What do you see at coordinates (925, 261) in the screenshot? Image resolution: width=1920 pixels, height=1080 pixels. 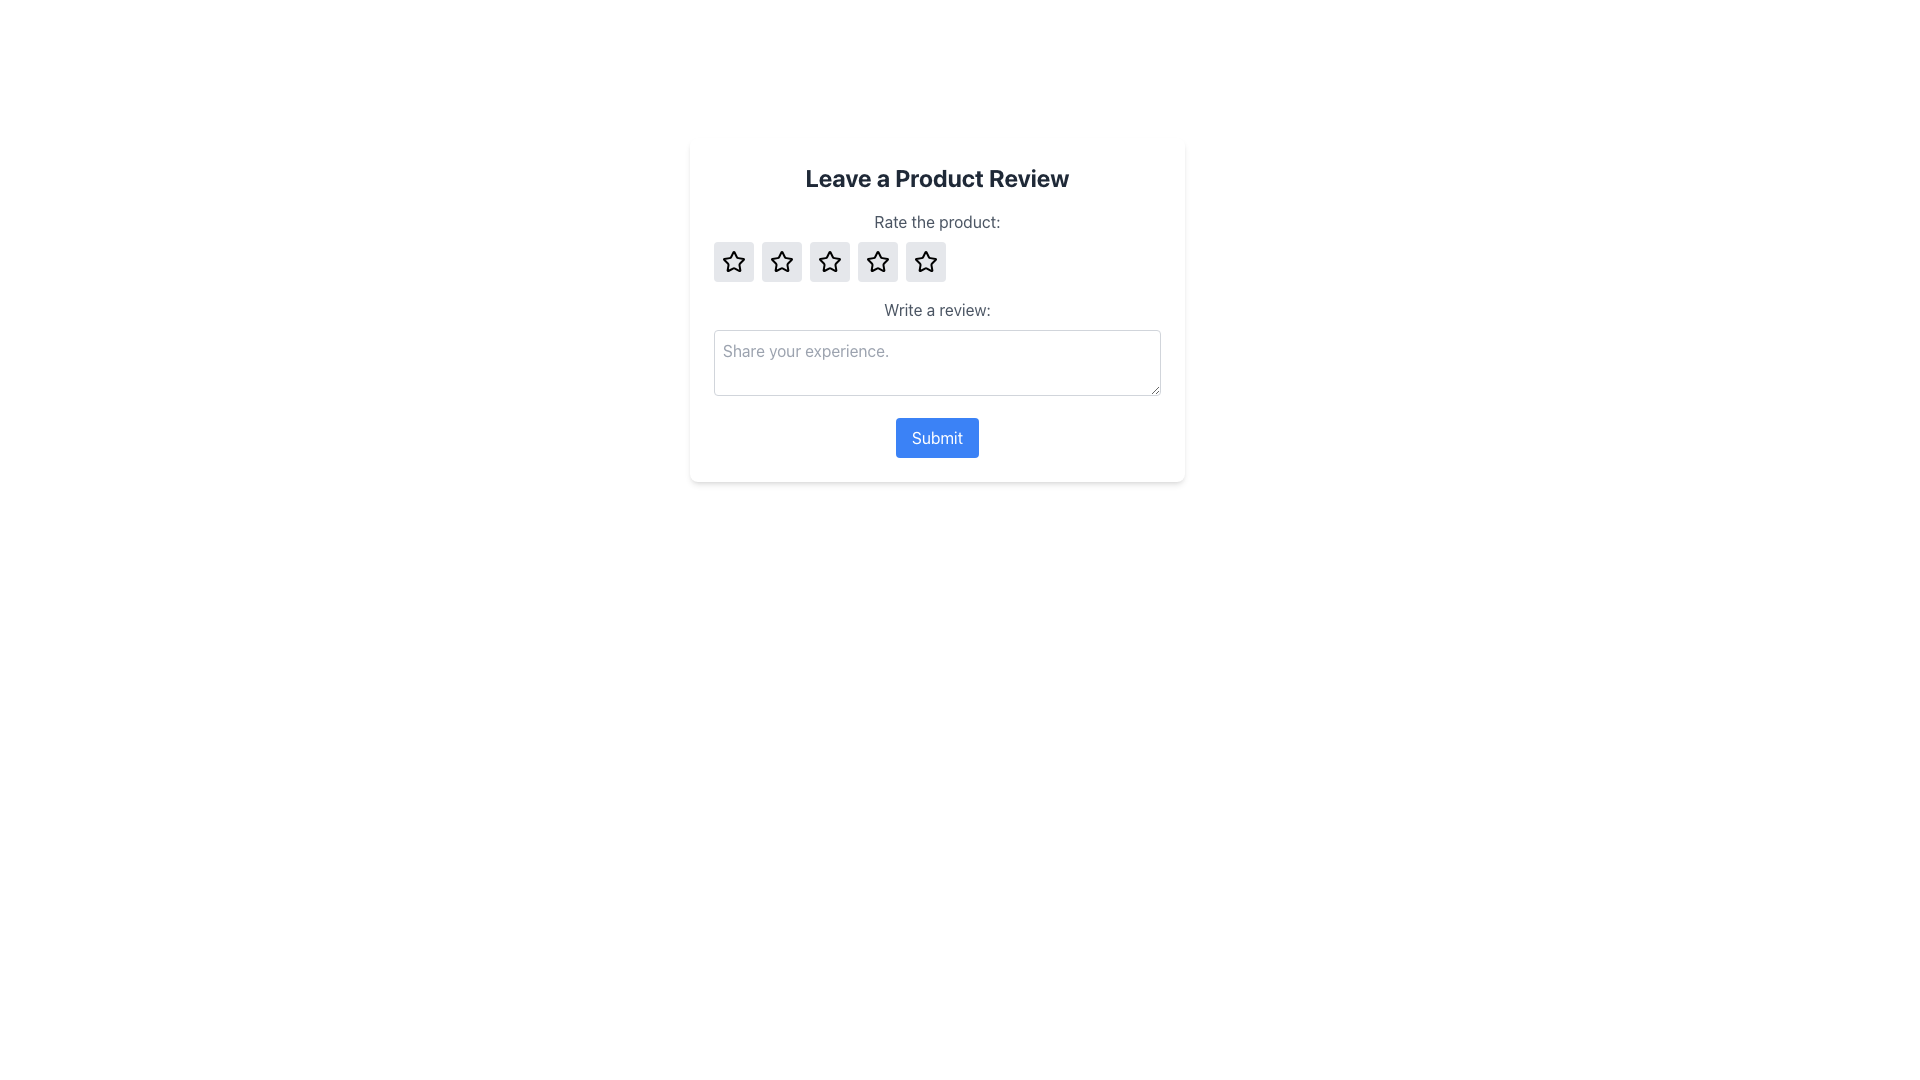 I see `the fifth star icon in the rating section below 'Rate the product:' in the 'Leave a Product Review' modal` at bounding box center [925, 261].